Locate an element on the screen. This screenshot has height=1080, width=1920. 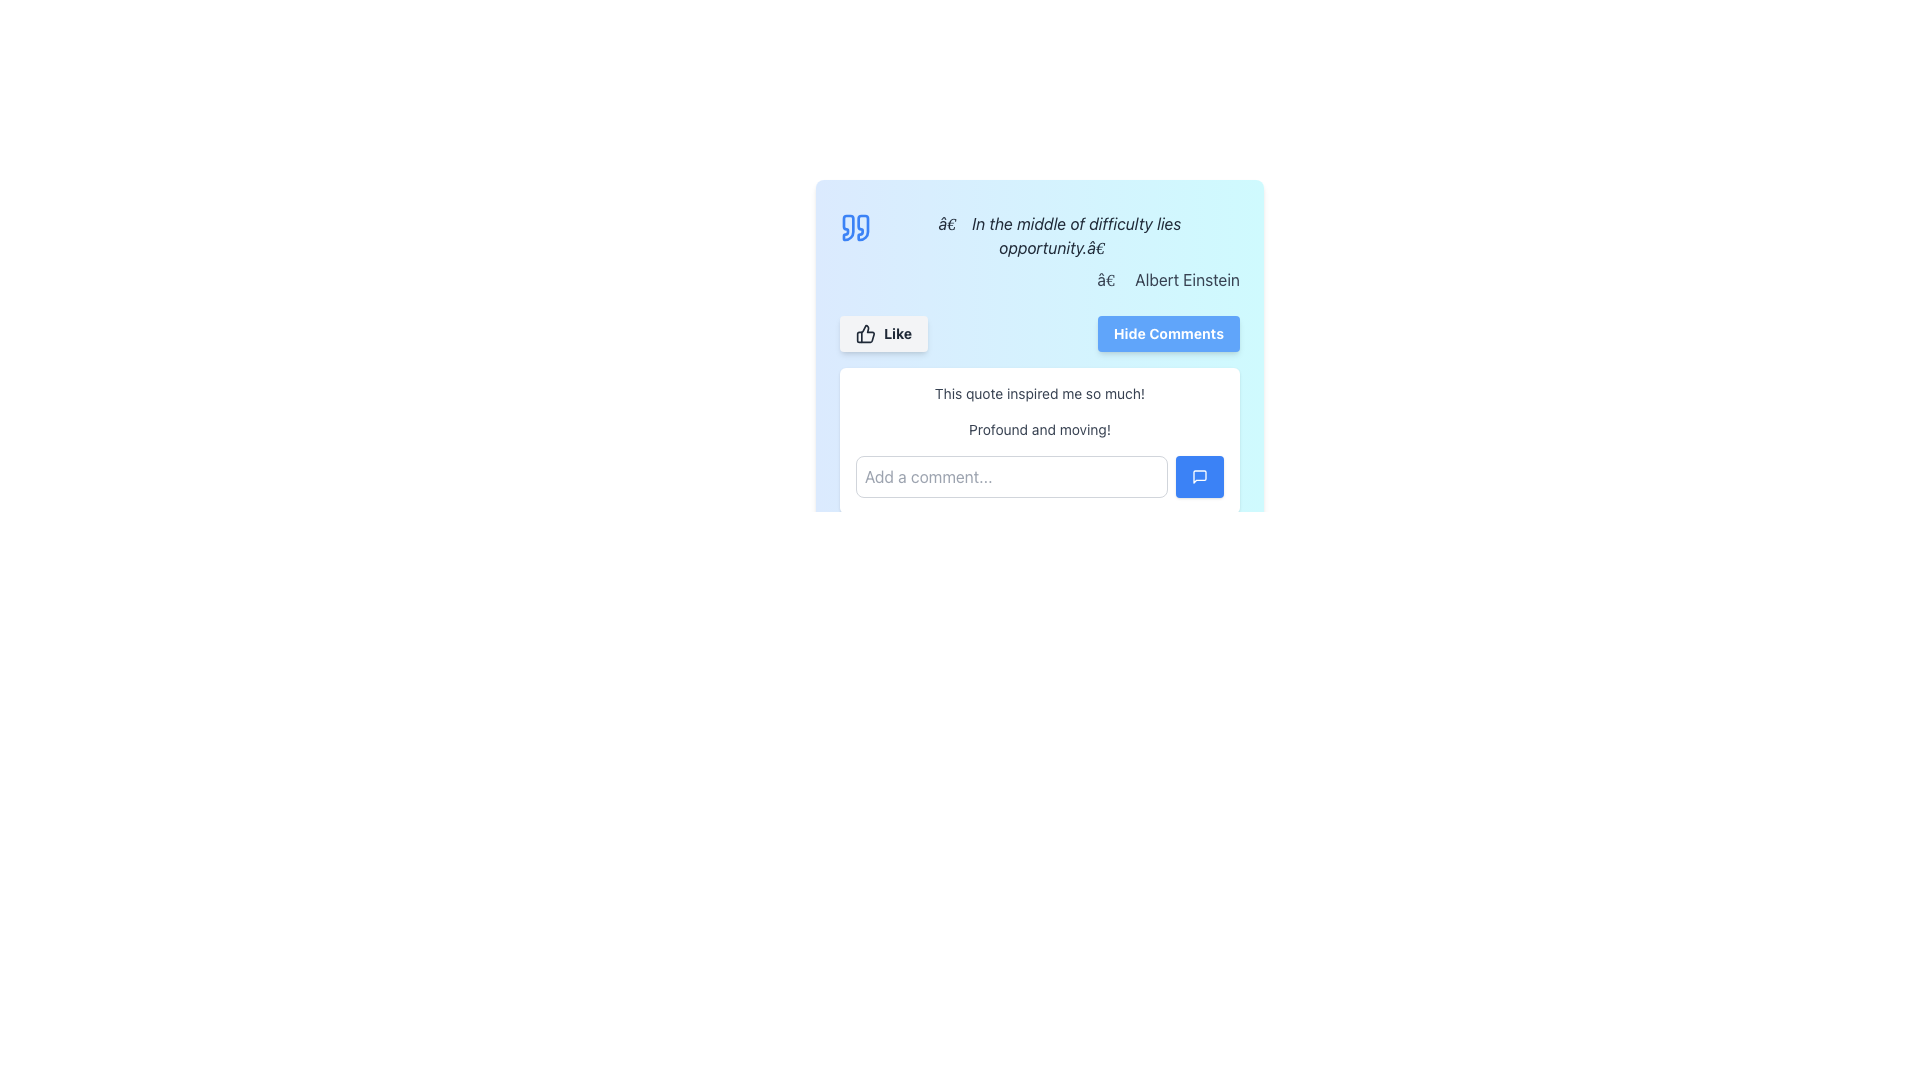
the blue square-shaped button icon located at the bottom-right corner of the comment input section is located at coordinates (1200, 477).